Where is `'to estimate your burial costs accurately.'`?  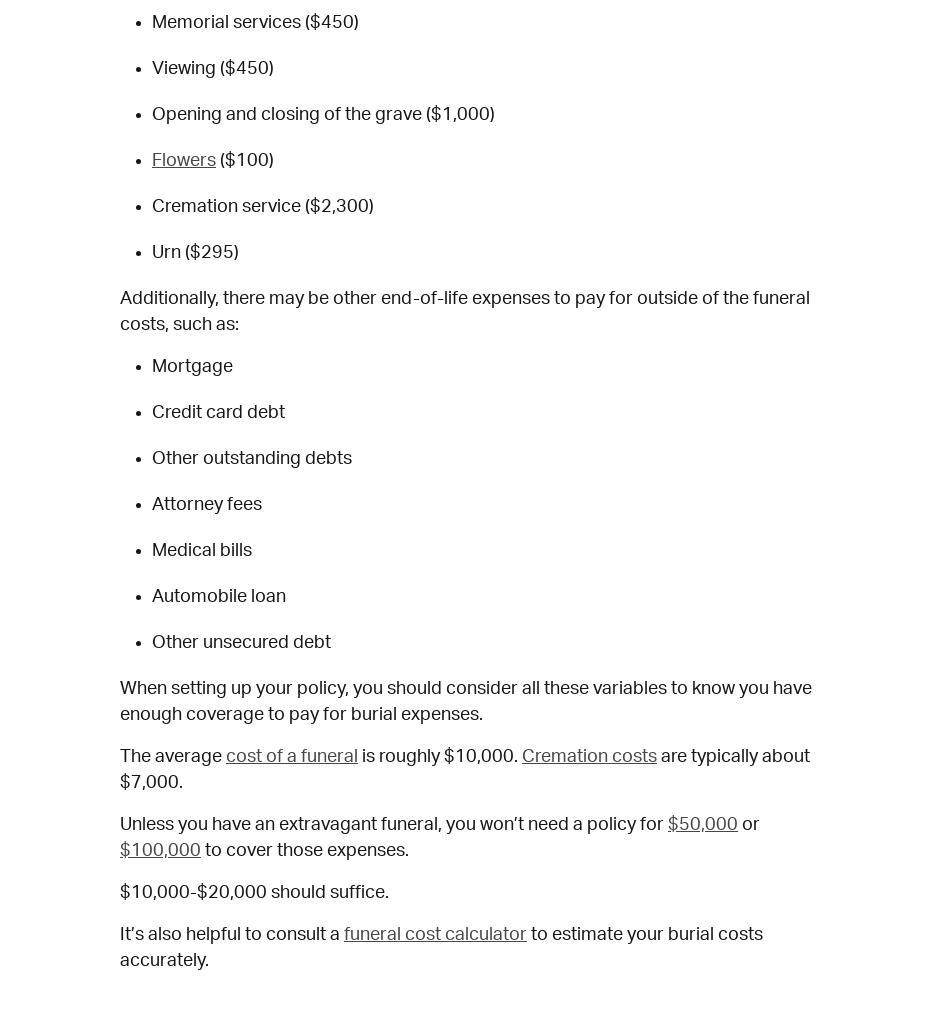 'to estimate your burial costs accurately.' is located at coordinates (440, 946).